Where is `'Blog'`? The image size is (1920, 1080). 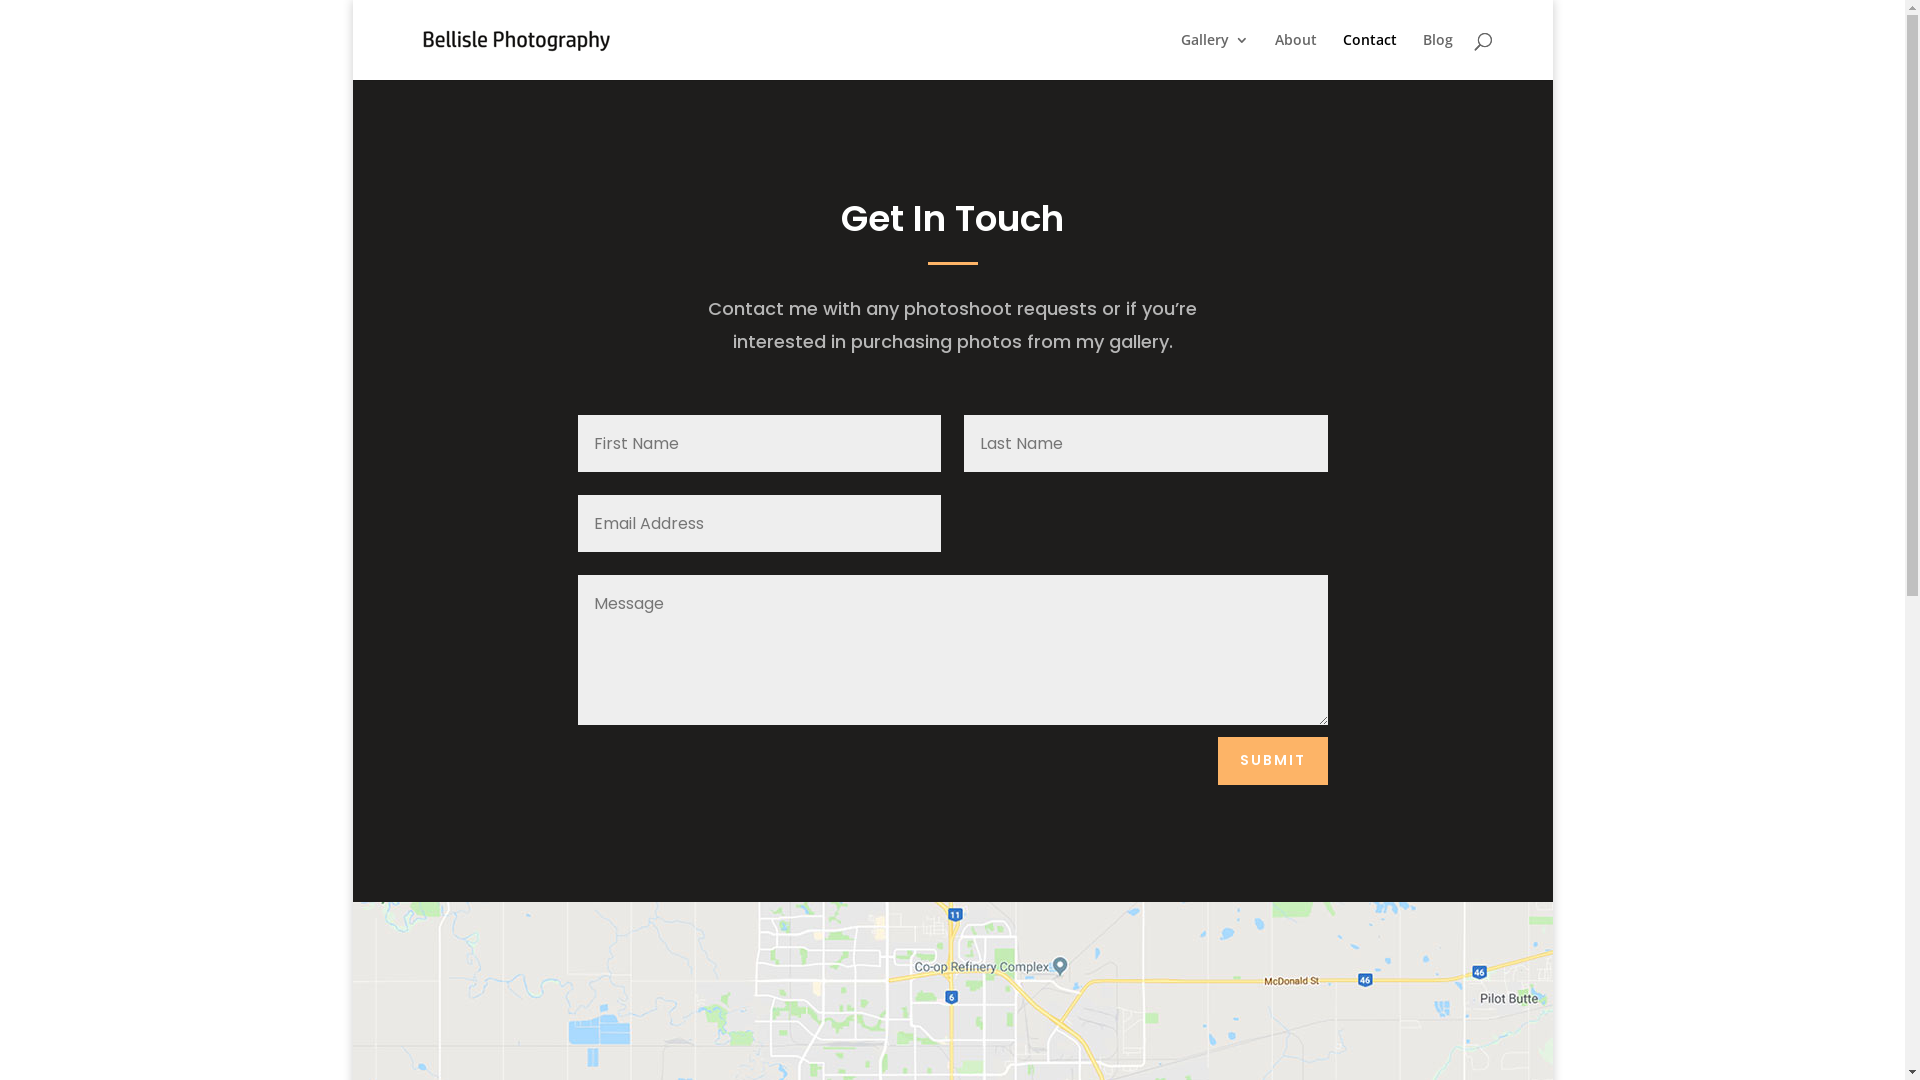 'Blog' is located at coordinates (1420, 55).